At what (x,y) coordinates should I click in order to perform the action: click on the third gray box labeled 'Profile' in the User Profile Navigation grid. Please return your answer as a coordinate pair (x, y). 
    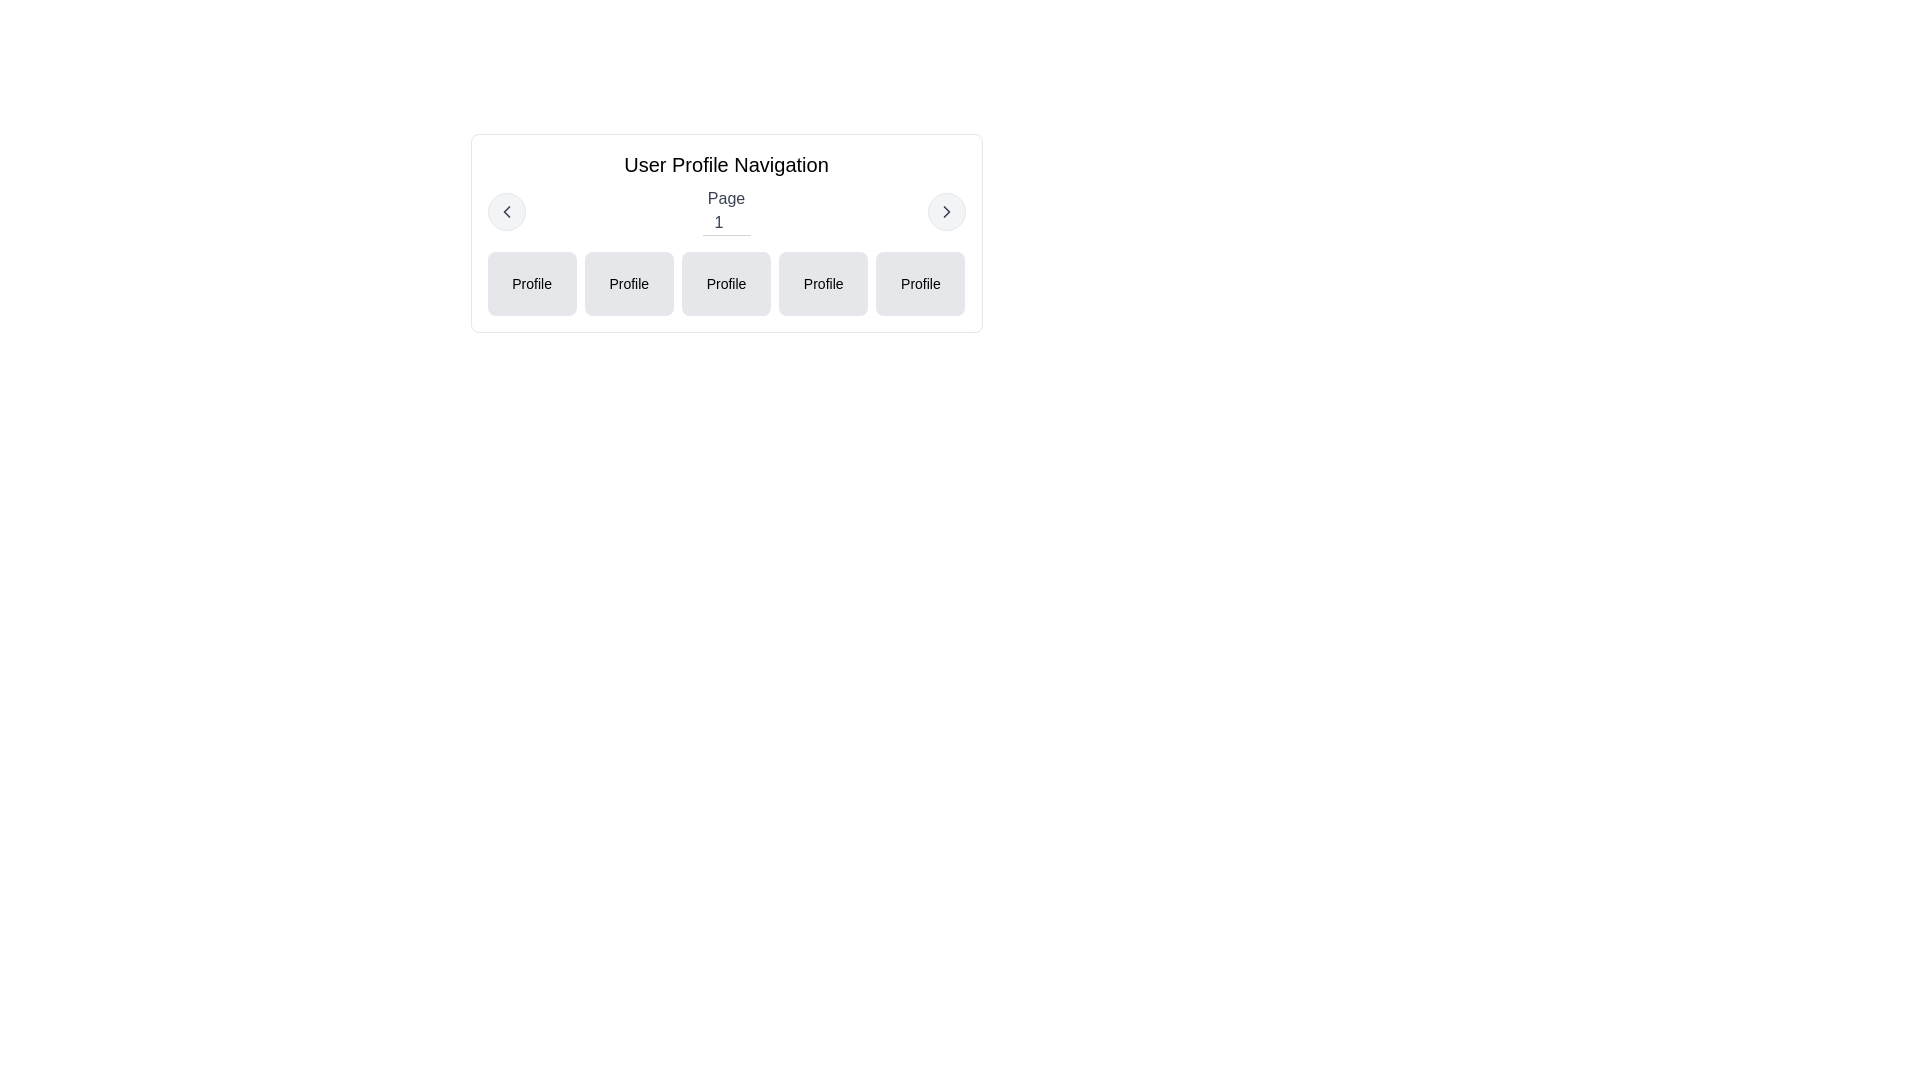
    Looking at the image, I should click on (725, 284).